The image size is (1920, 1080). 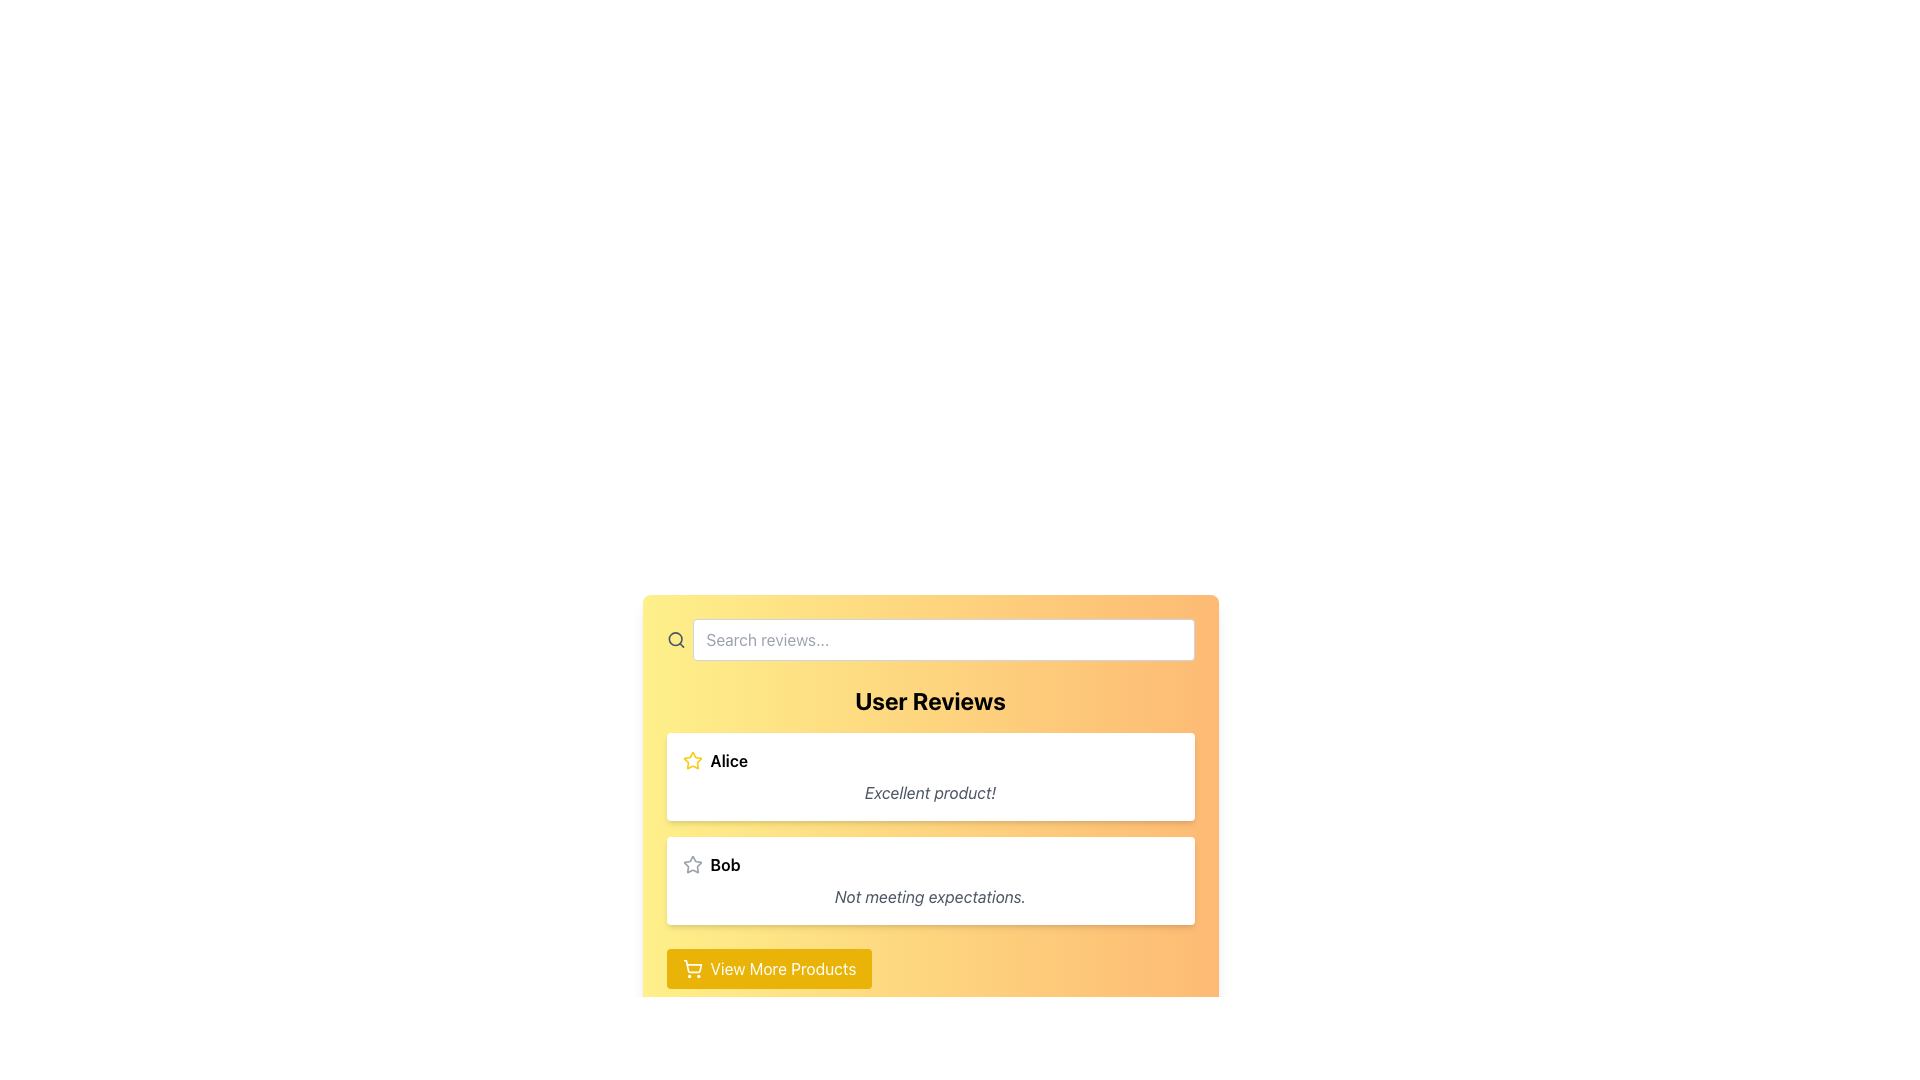 What do you see at coordinates (929, 700) in the screenshot?
I see `the Text label that serves as a section heading for user reviews, located below the search bar and above individual review entries labeled 'Alice' and 'Bob'` at bounding box center [929, 700].